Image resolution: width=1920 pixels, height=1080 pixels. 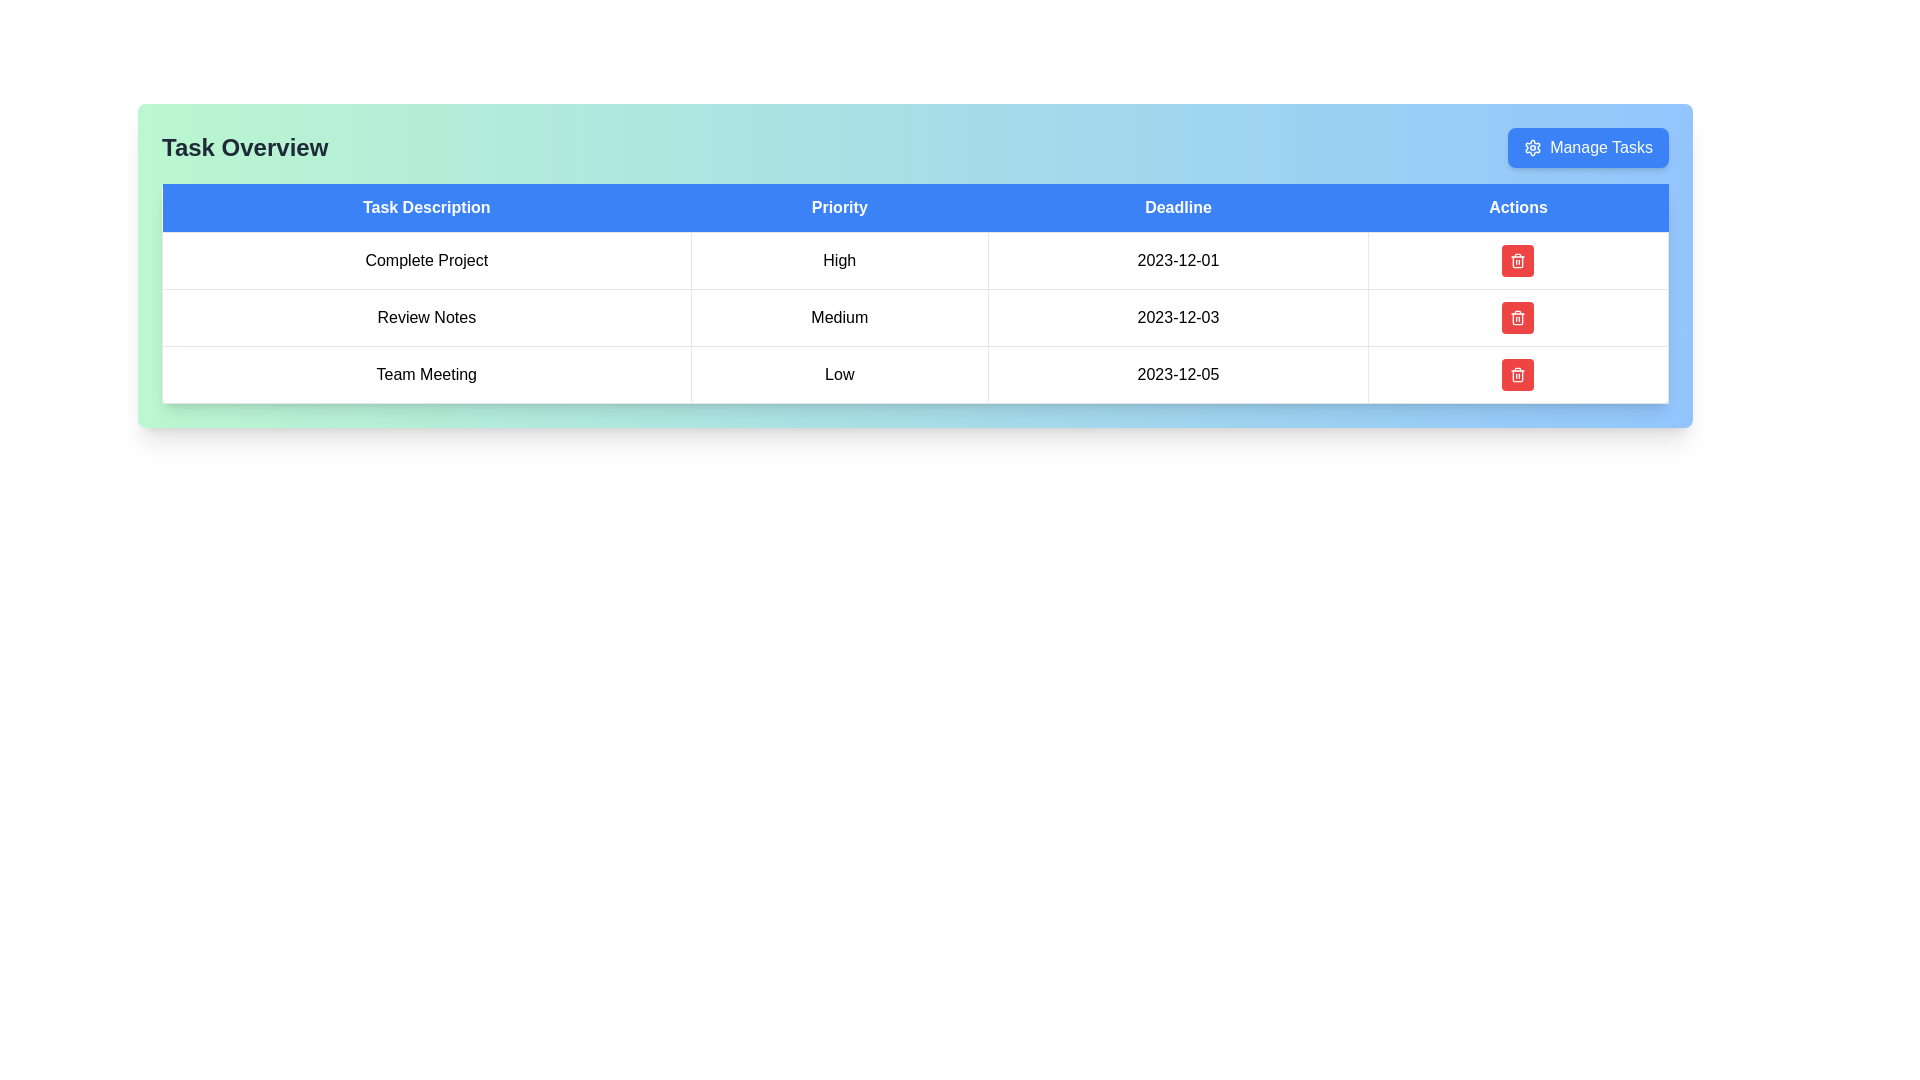 I want to click on the Text Display that shows the title of the task, located in the first entry of the 'Task Description' column in the table layout, so click(x=425, y=260).